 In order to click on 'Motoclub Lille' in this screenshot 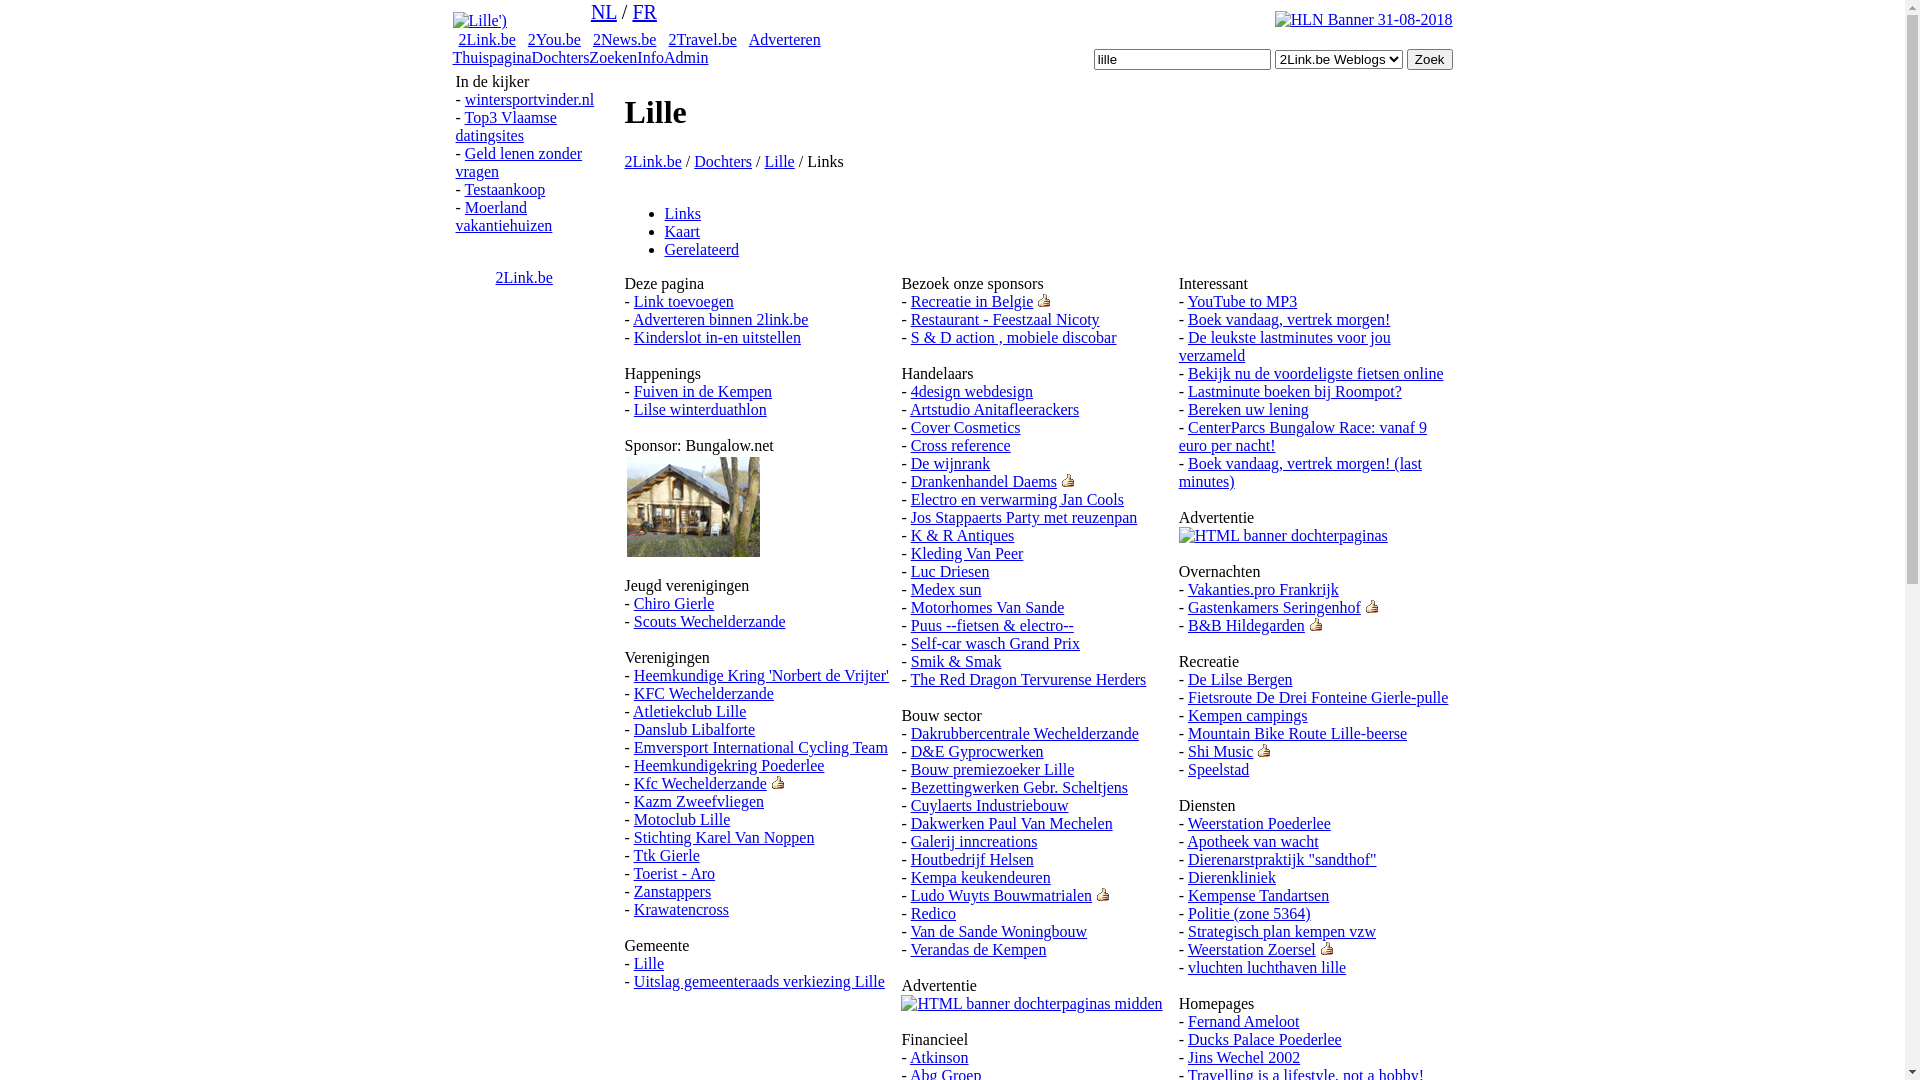, I will do `click(681, 819)`.